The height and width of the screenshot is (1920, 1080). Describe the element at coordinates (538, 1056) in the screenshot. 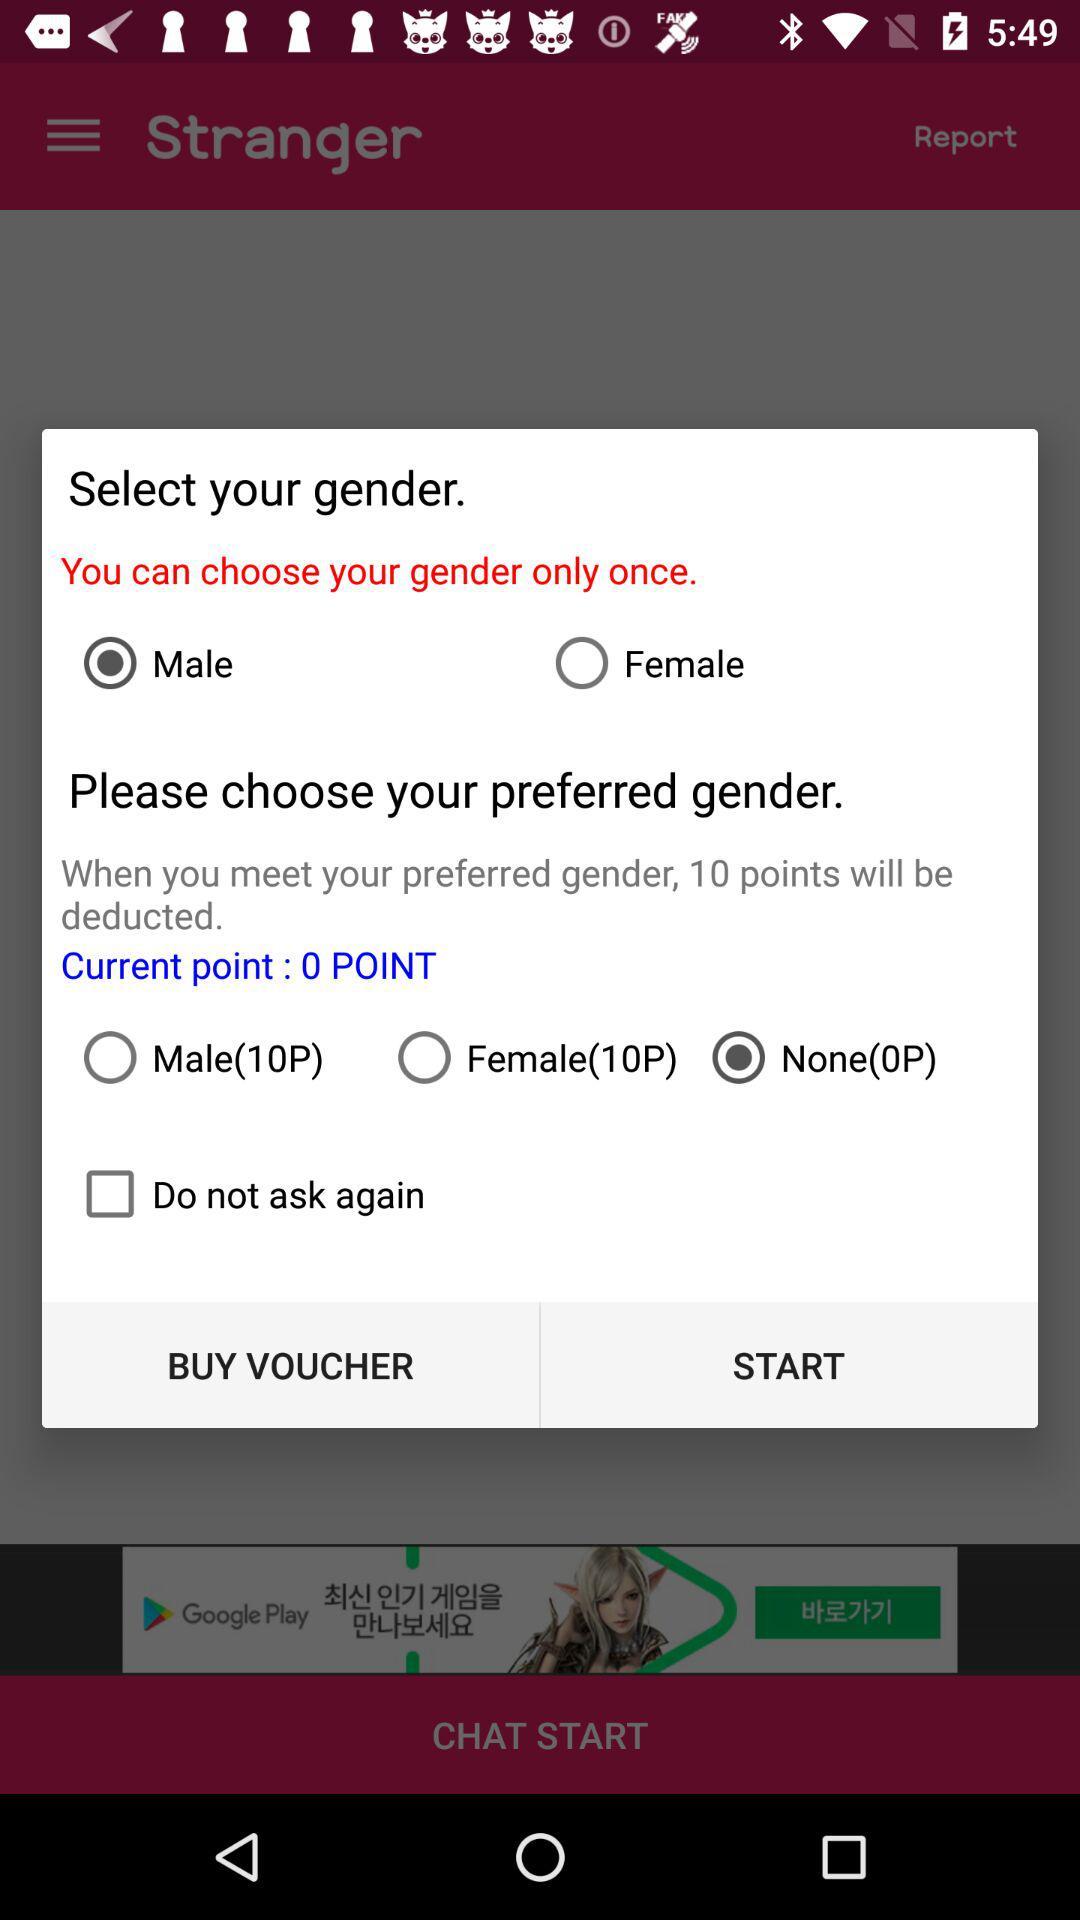

I see `the icon to the right of the male(10p)` at that location.